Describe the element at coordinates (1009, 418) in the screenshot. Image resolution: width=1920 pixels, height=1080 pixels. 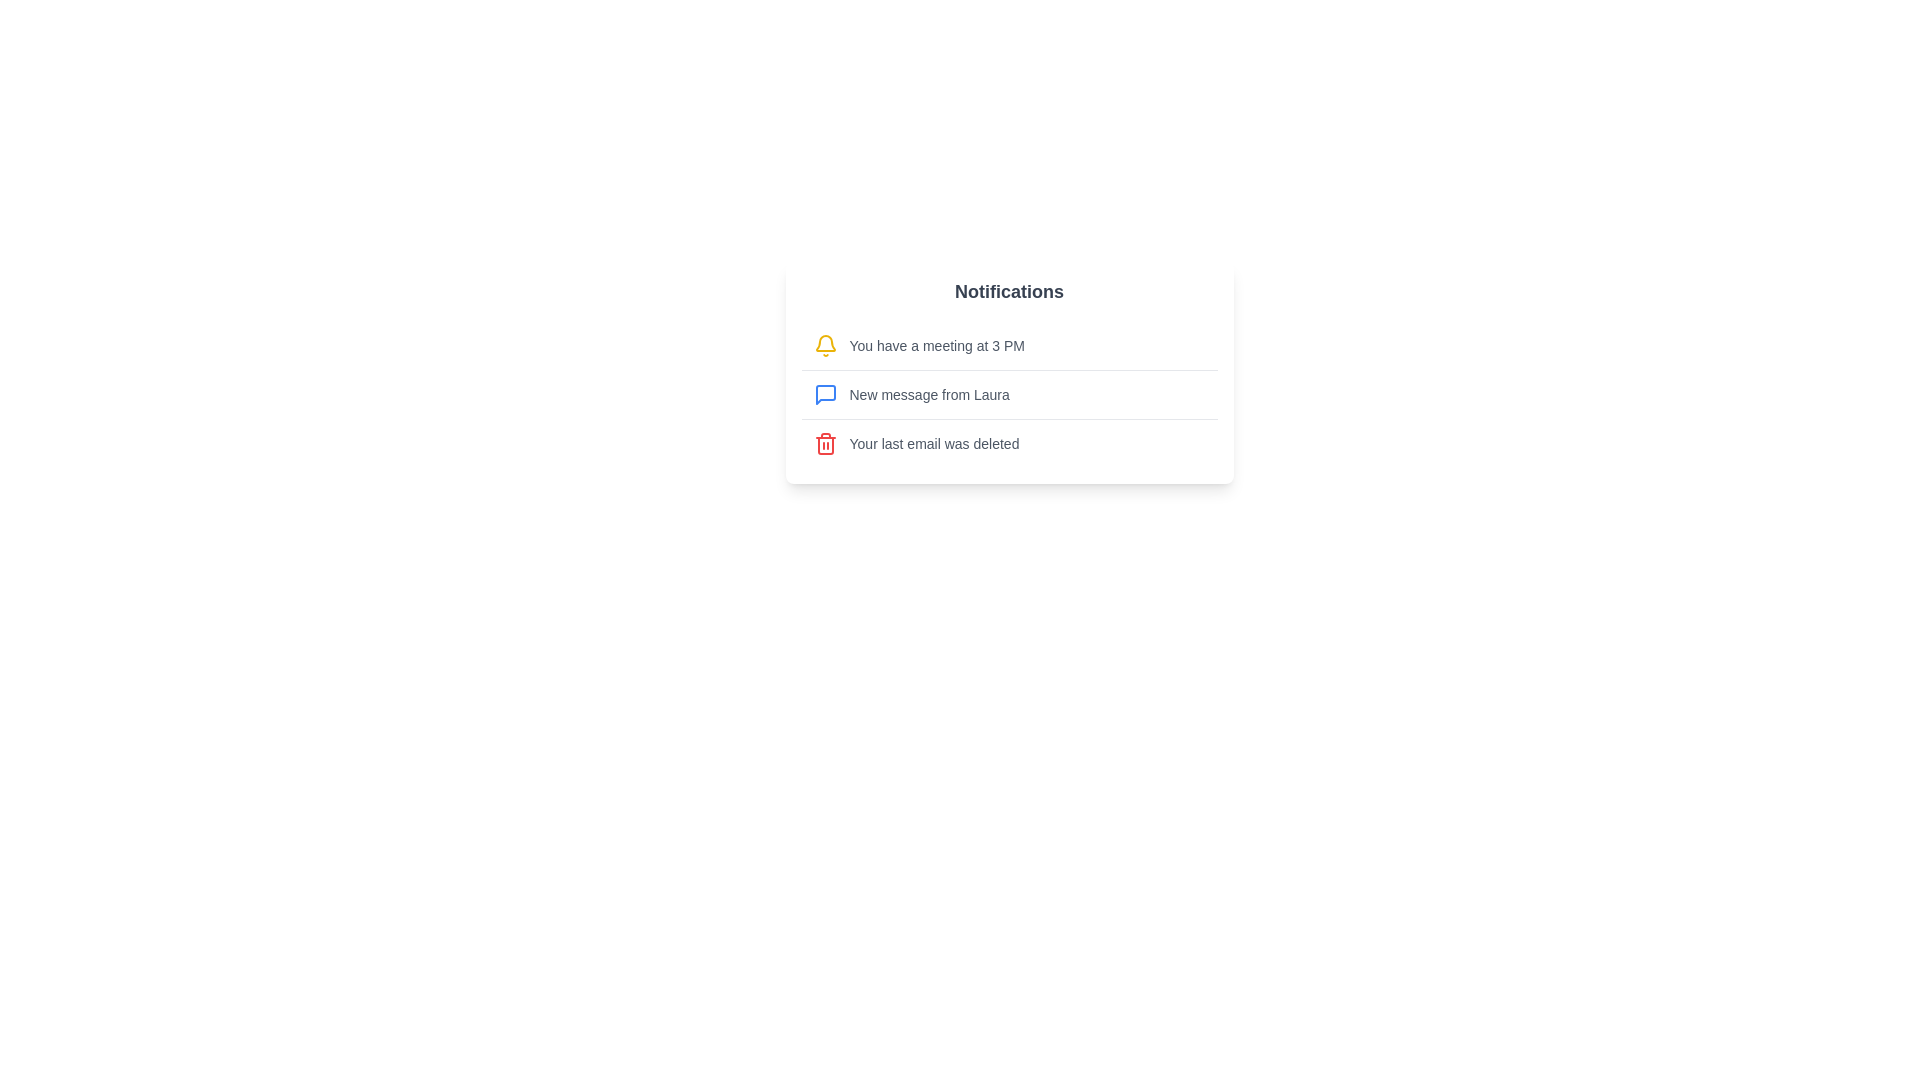
I see `the notification entry labeled 'New message from Laura', which is the second item in the notification list and is located directly below the 'You have a meeting at 3 PM' notification` at that location.